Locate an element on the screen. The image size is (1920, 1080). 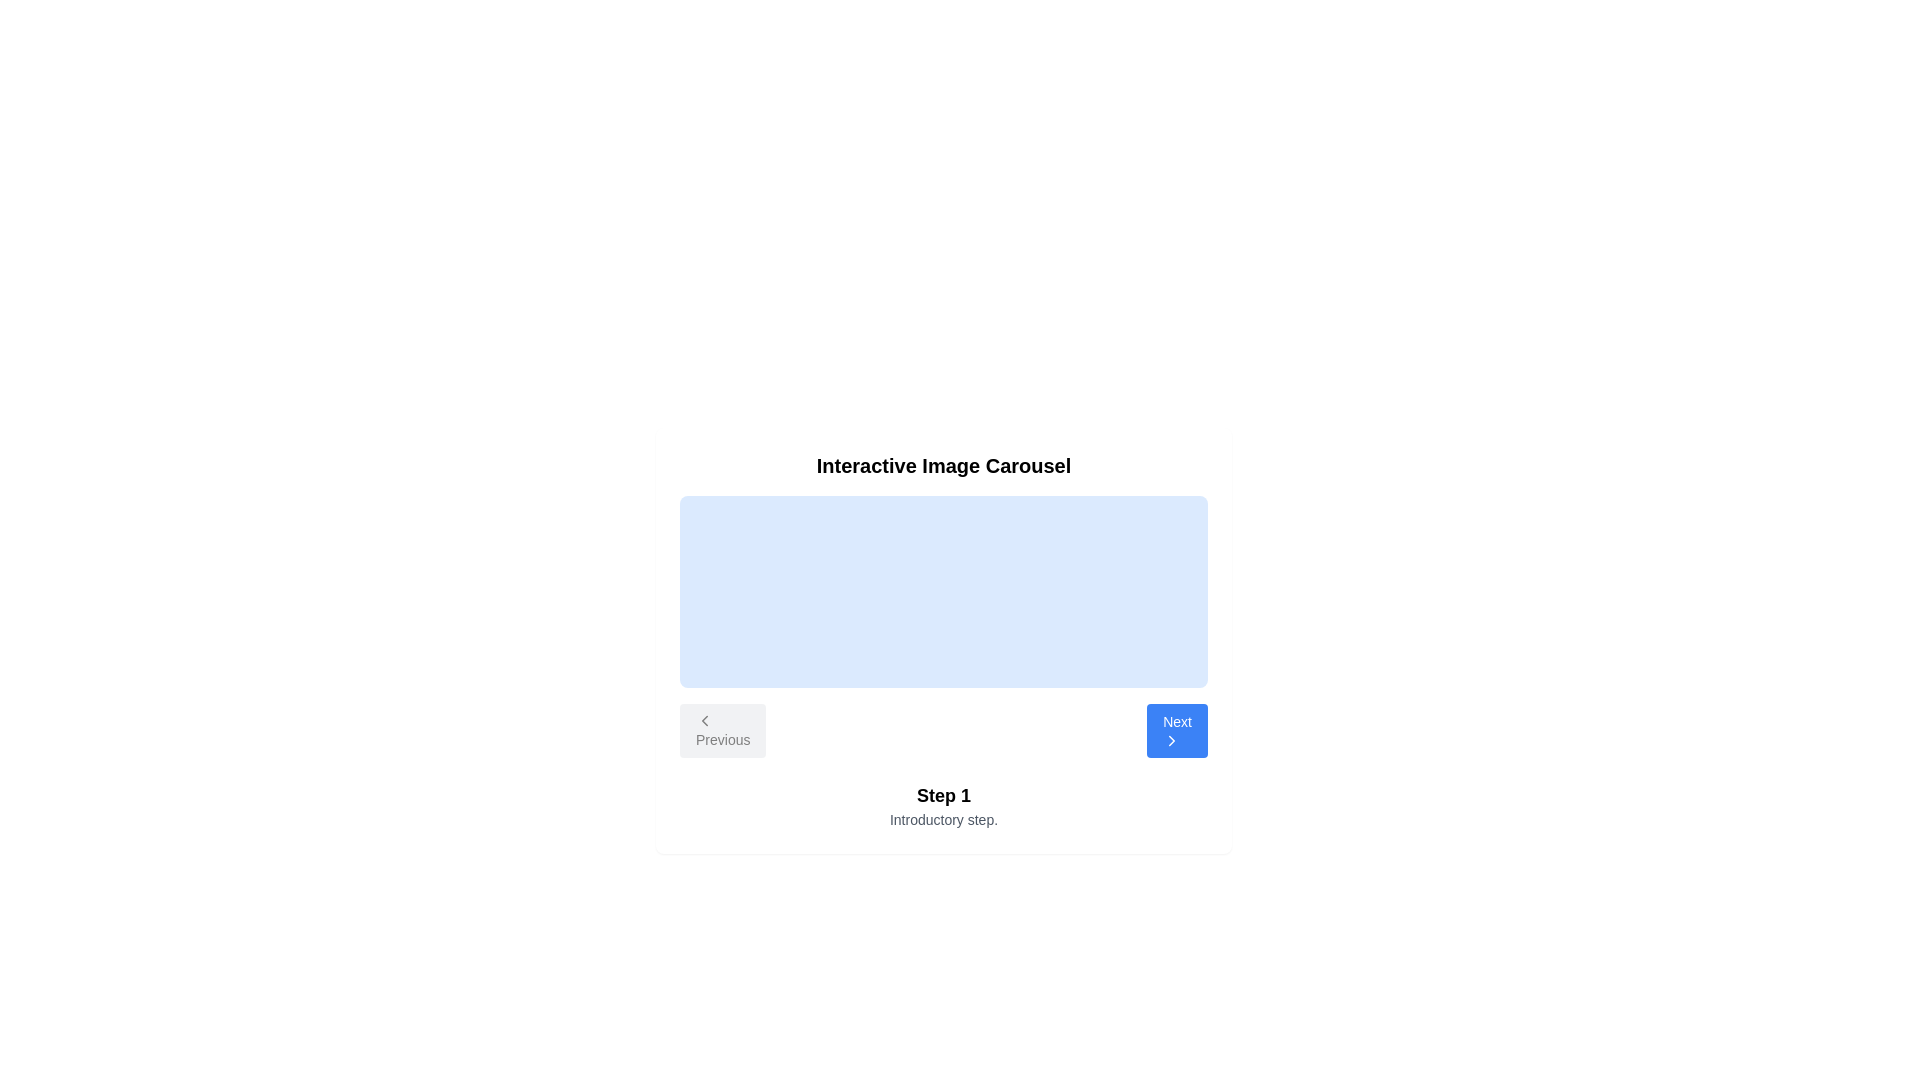
the navigation button located in the lower right section of the interface, which is the last button among its siblings and contrasts with the 'Previous' button is located at coordinates (1177, 731).